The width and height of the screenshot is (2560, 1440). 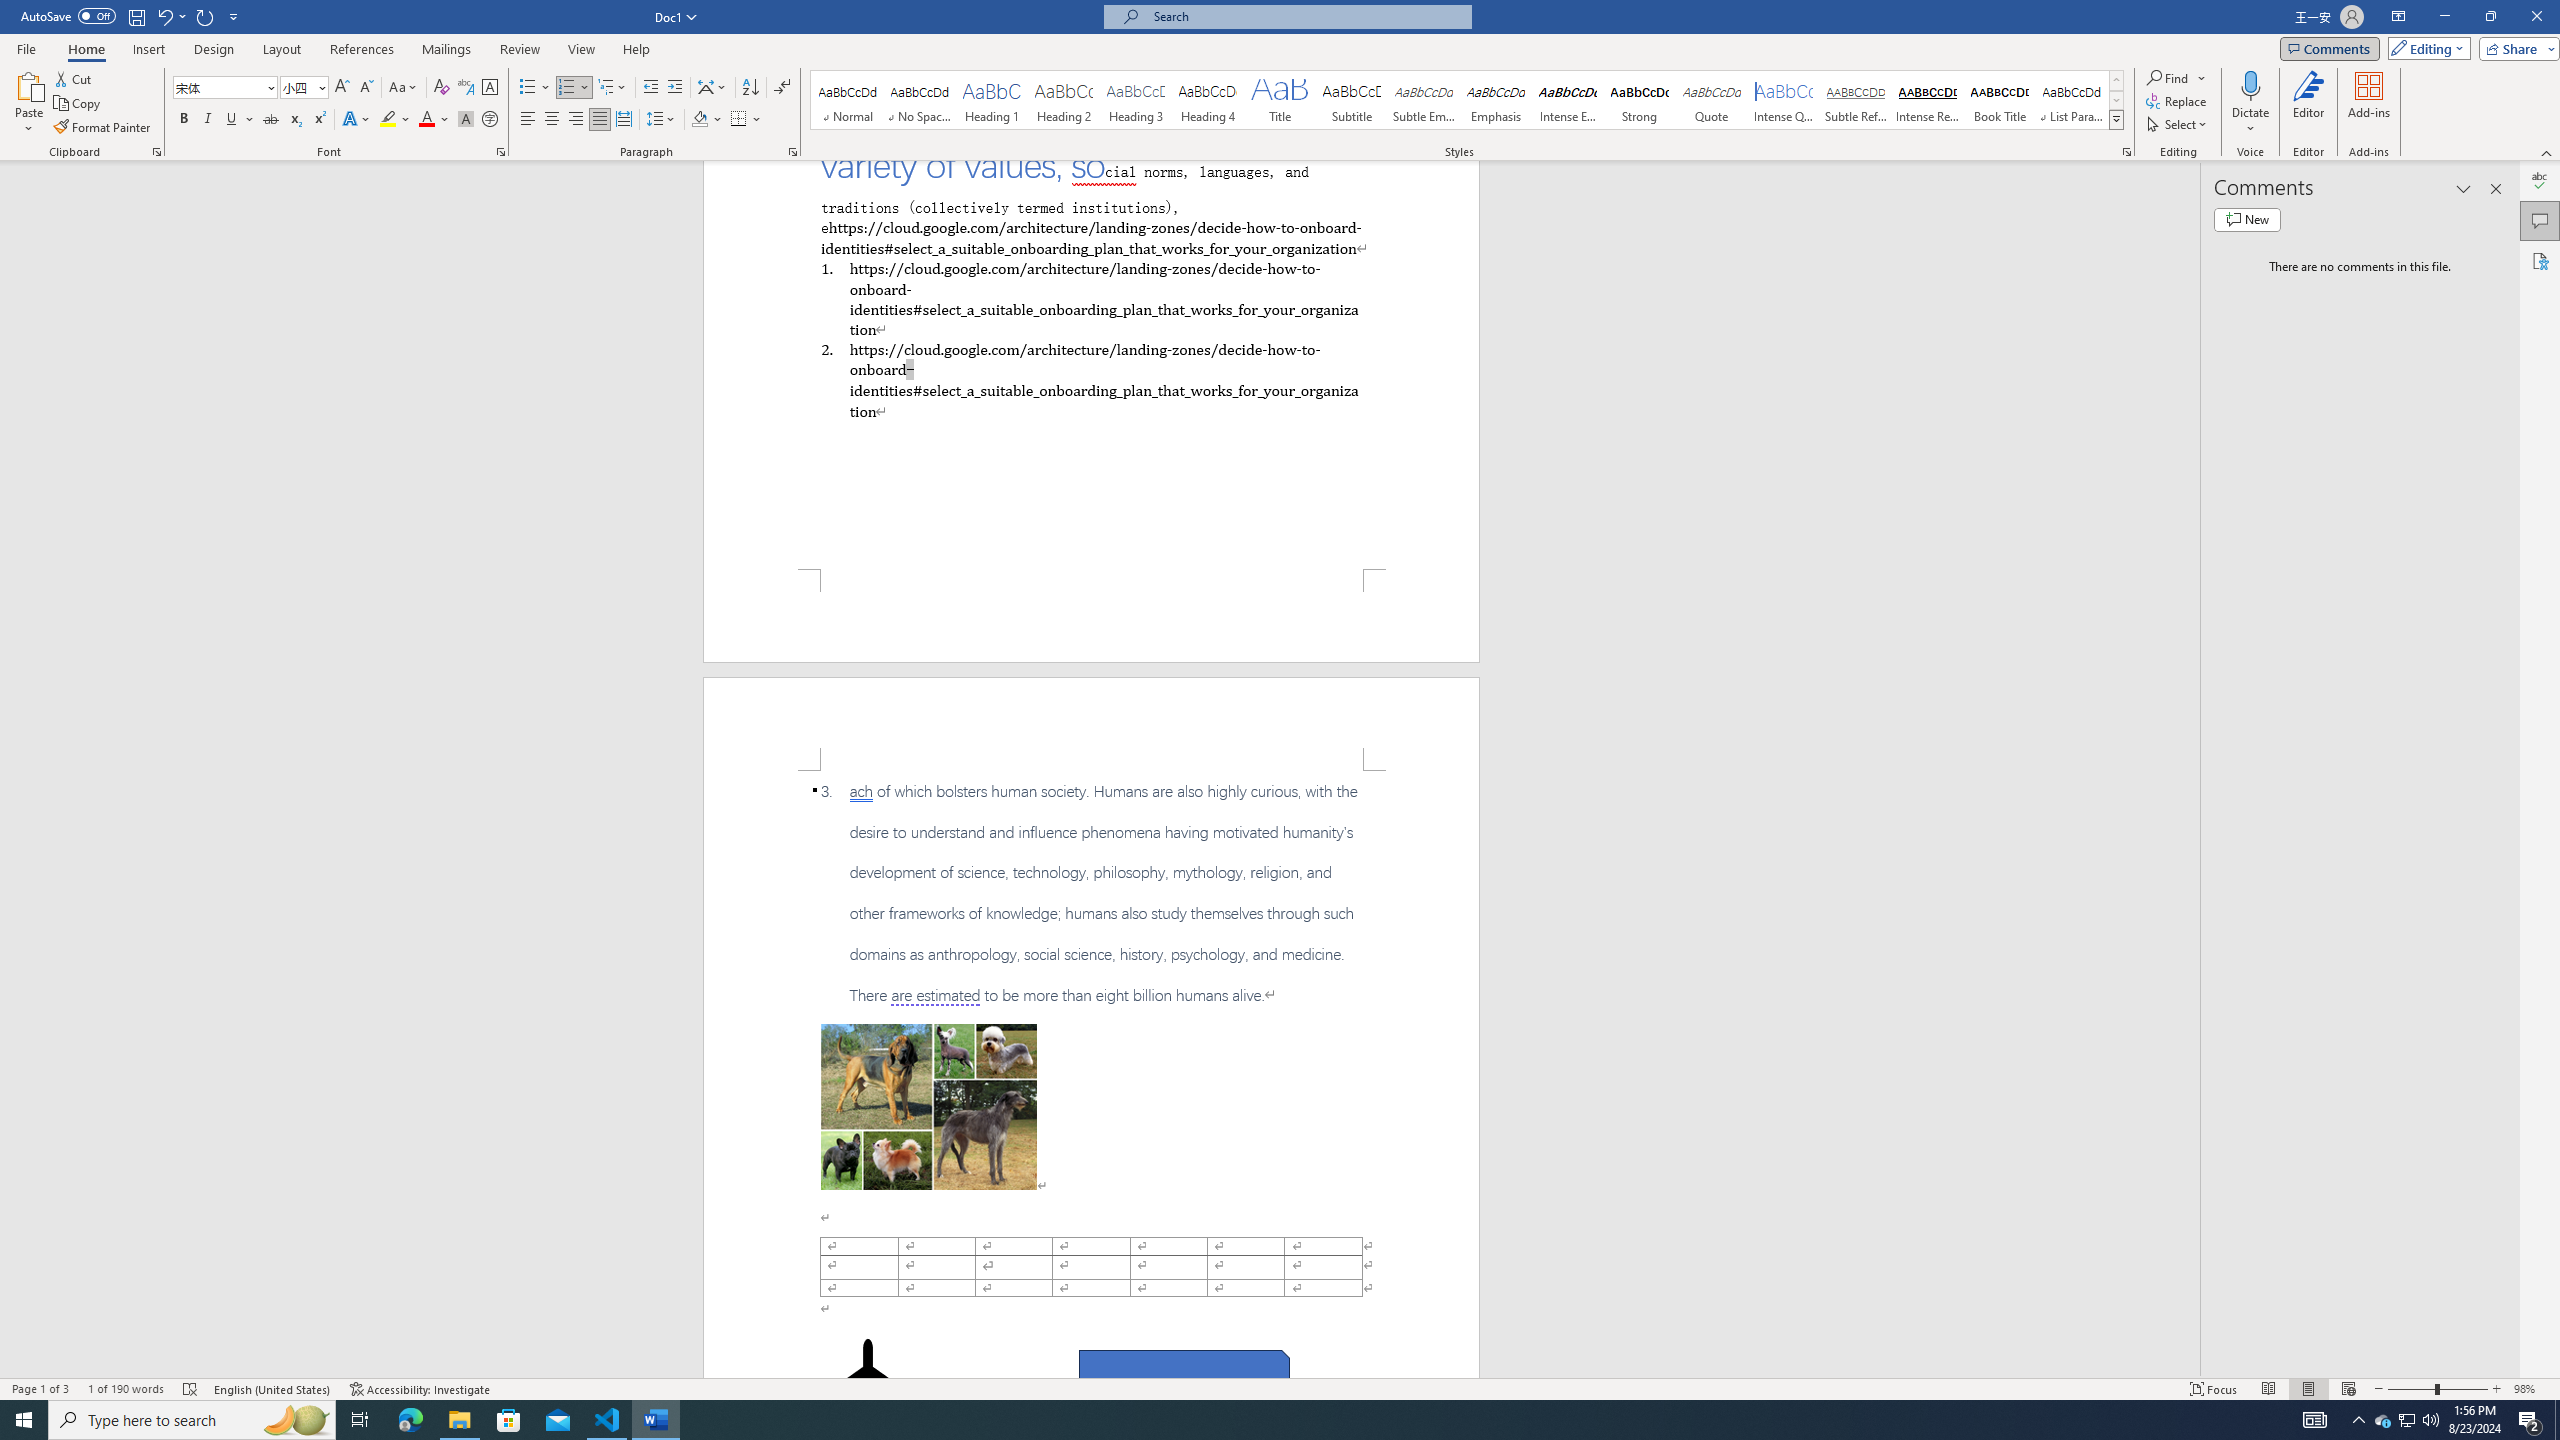 What do you see at coordinates (501, 150) in the screenshot?
I see `'Font...'` at bounding box center [501, 150].